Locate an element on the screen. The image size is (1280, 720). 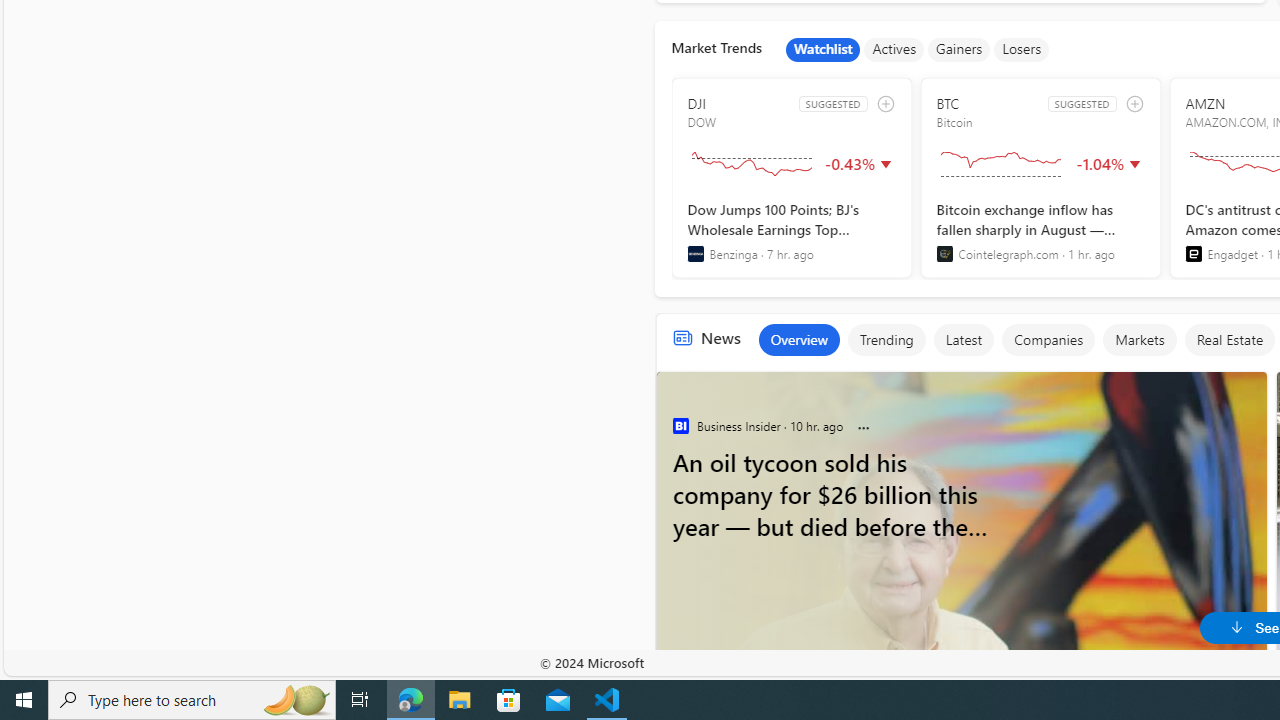
'Gainers' is located at coordinates (958, 49).